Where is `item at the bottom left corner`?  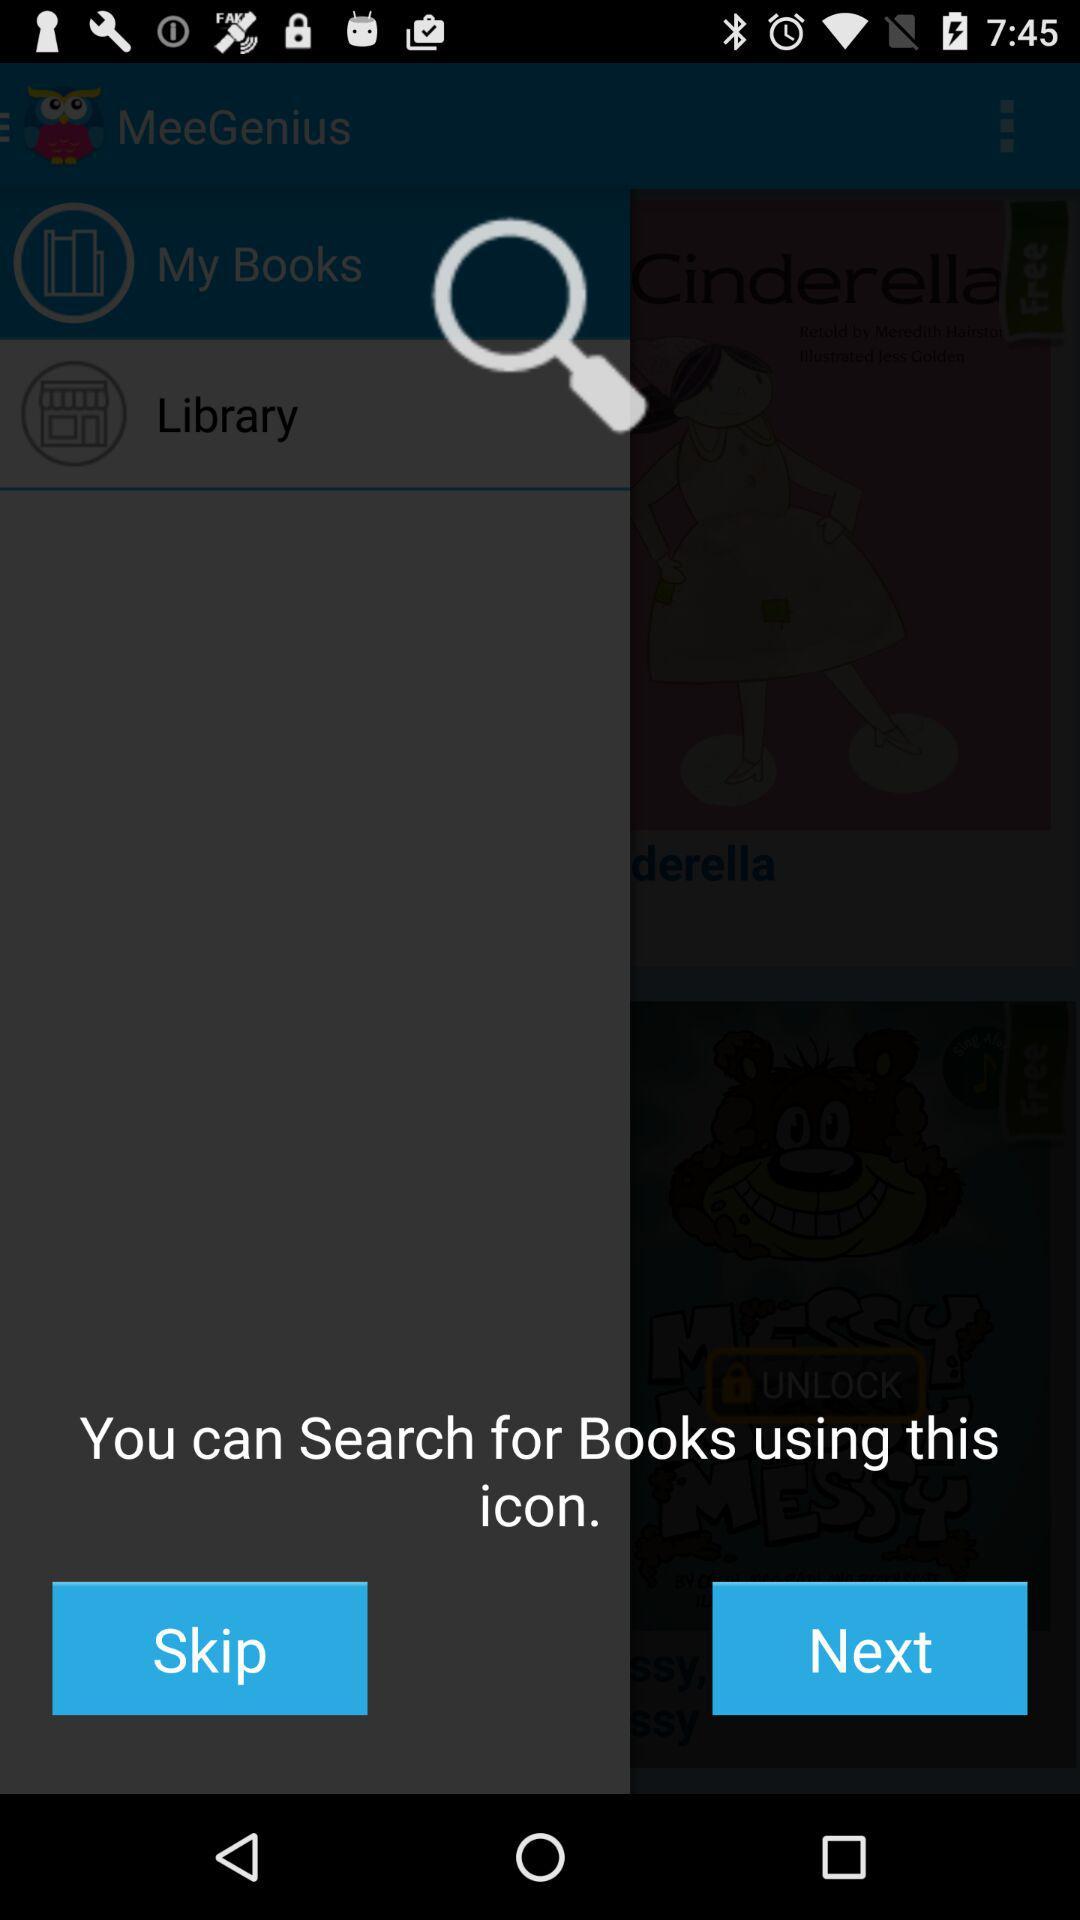
item at the bottom left corner is located at coordinates (209, 1648).